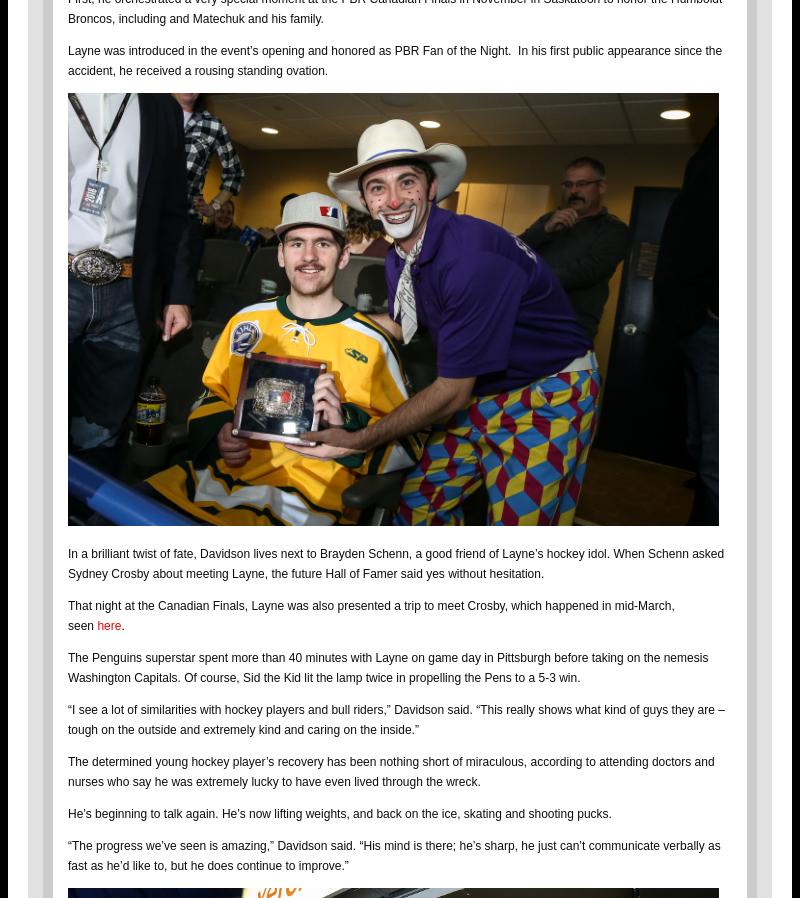  What do you see at coordinates (395, 561) in the screenshot?
I see `'In a brilliant twist of fate, Davidson lives next to Brayden Schenn, a good friend of Layne’s hockey idol. When Schenn asked Sydney Crosby about meeting Layne, the future Hall of Famer said yes without hesitation.'` at bounding box center [395, 561].